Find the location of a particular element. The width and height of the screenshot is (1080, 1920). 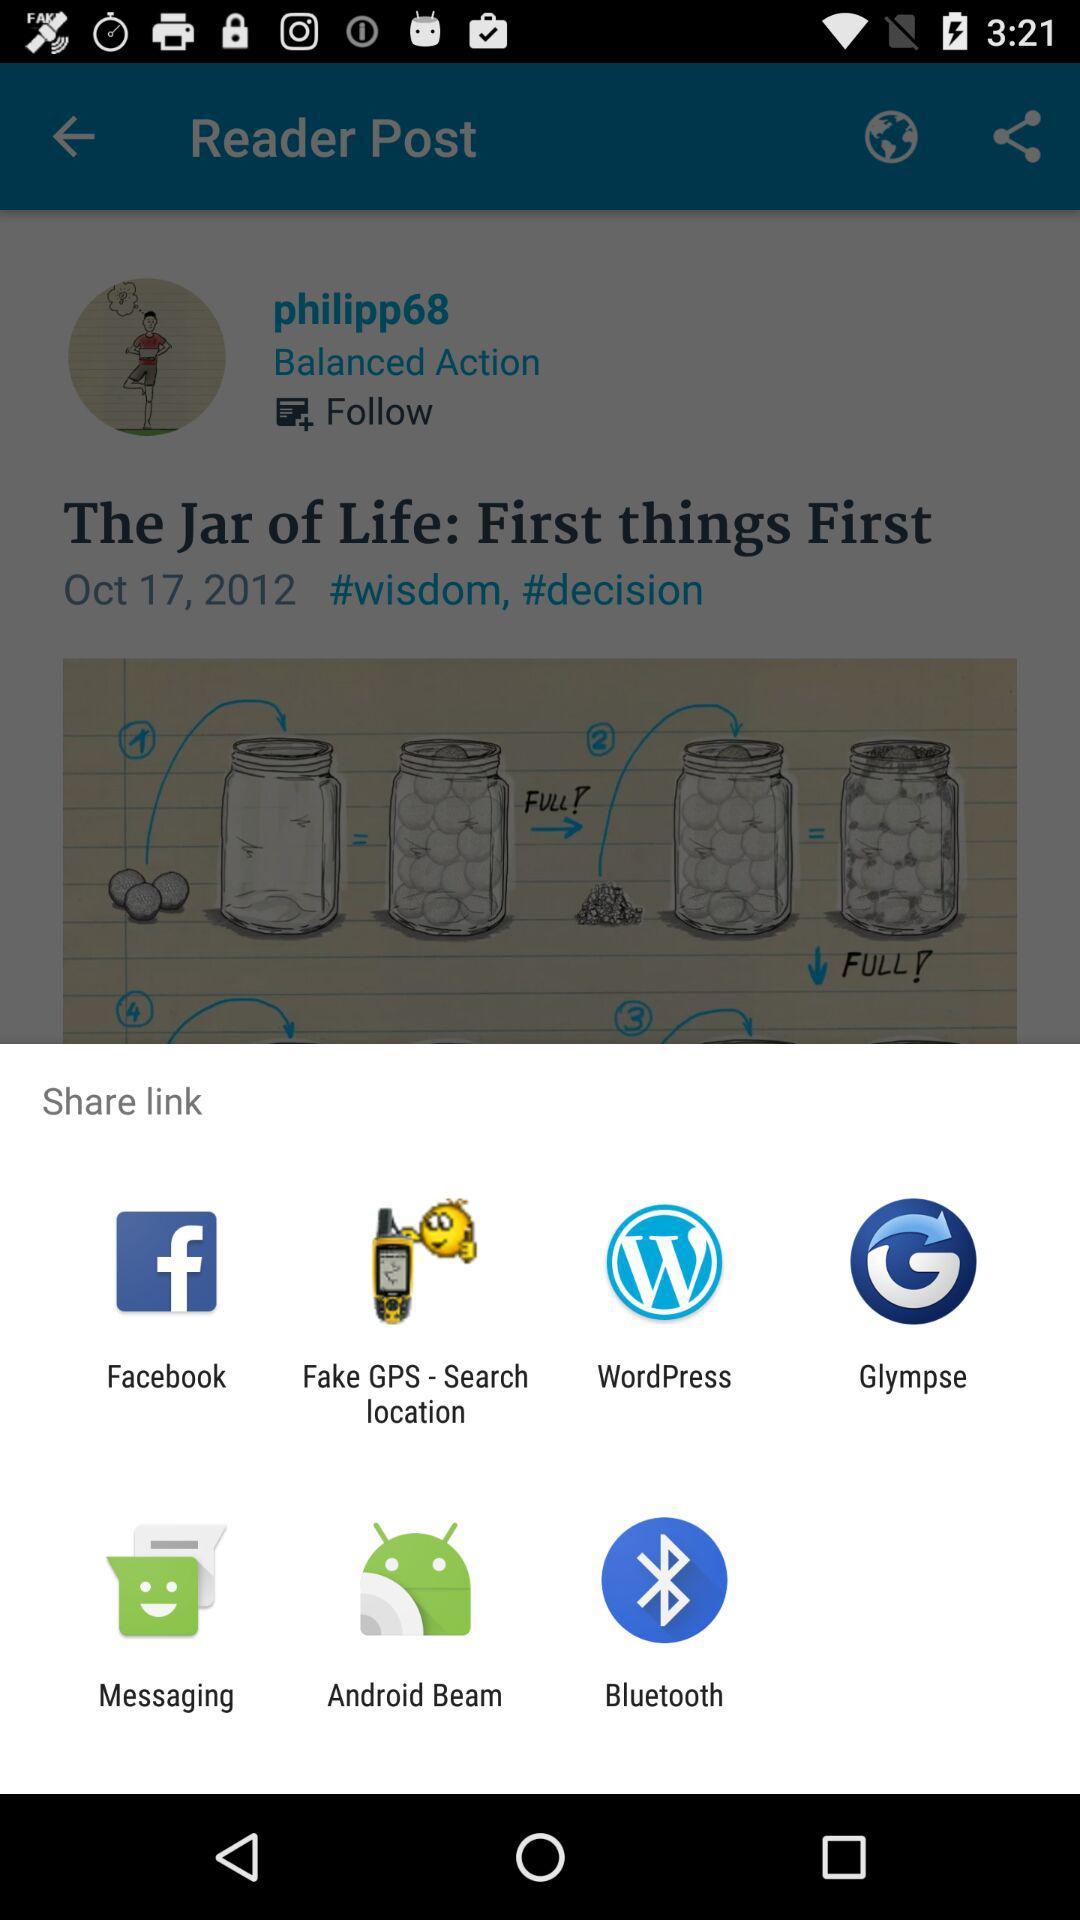

the app to the right of the facebook app is located at coordinates (414, 1392).